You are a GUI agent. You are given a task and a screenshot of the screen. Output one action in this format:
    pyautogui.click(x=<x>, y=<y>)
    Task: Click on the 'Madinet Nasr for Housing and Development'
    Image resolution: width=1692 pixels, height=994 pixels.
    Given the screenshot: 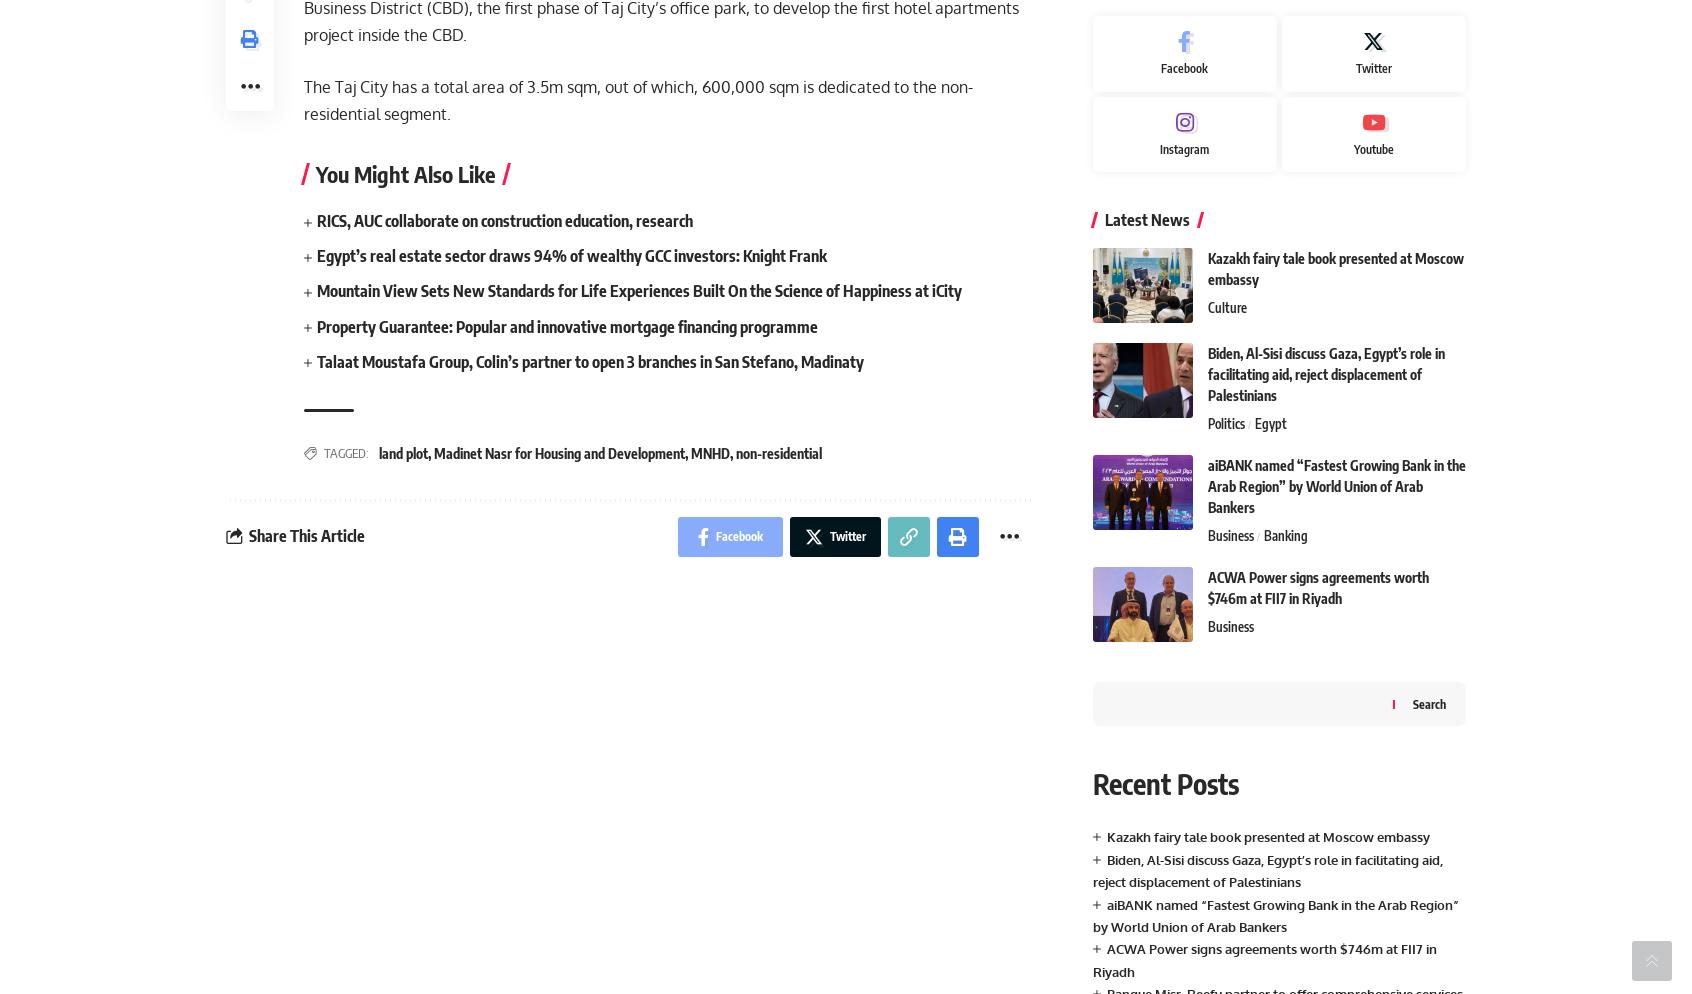 What is the action you would take?
    pyautogui.click(x=559, y=452)
    